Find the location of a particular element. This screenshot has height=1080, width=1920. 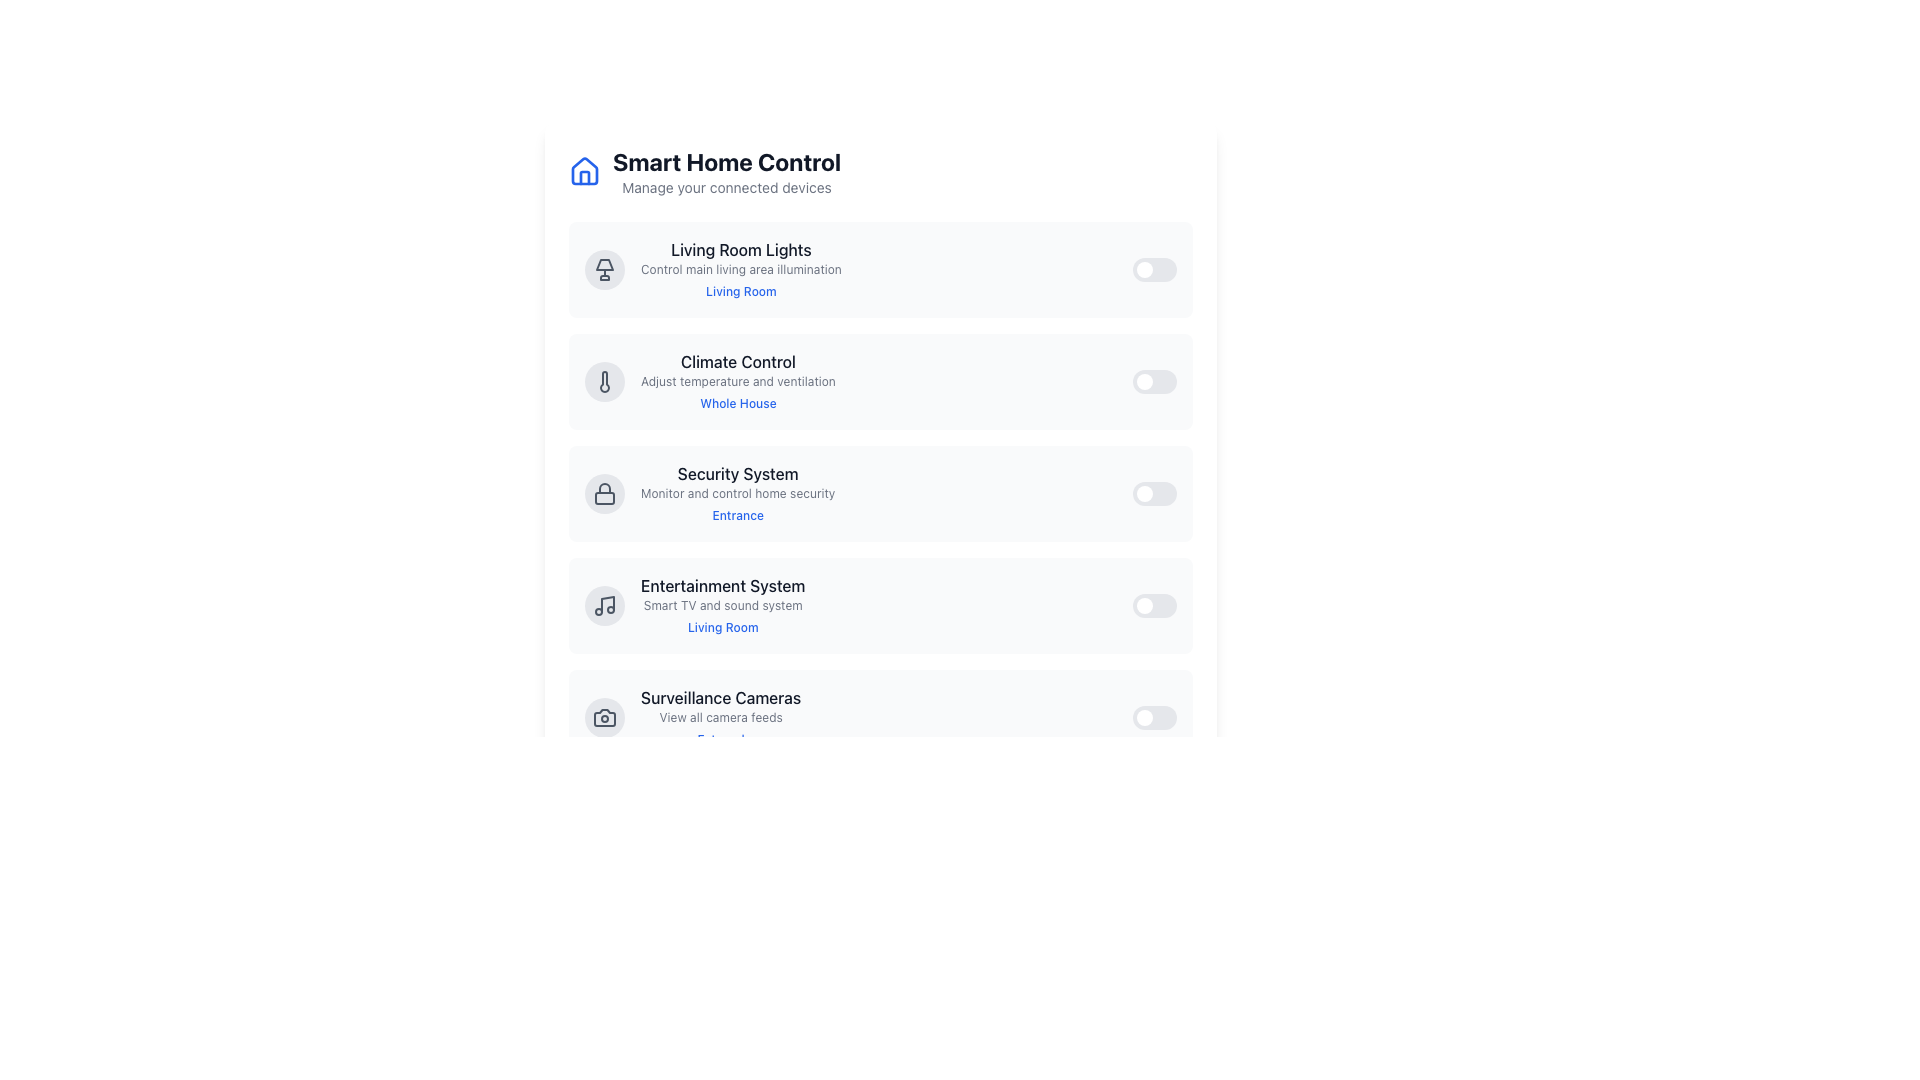

the interactive control row for the Entertainment System, which is the fourth item in the vertical list of control rows within the 'Smart Home Control' interface is located at coordinates (880, 604).